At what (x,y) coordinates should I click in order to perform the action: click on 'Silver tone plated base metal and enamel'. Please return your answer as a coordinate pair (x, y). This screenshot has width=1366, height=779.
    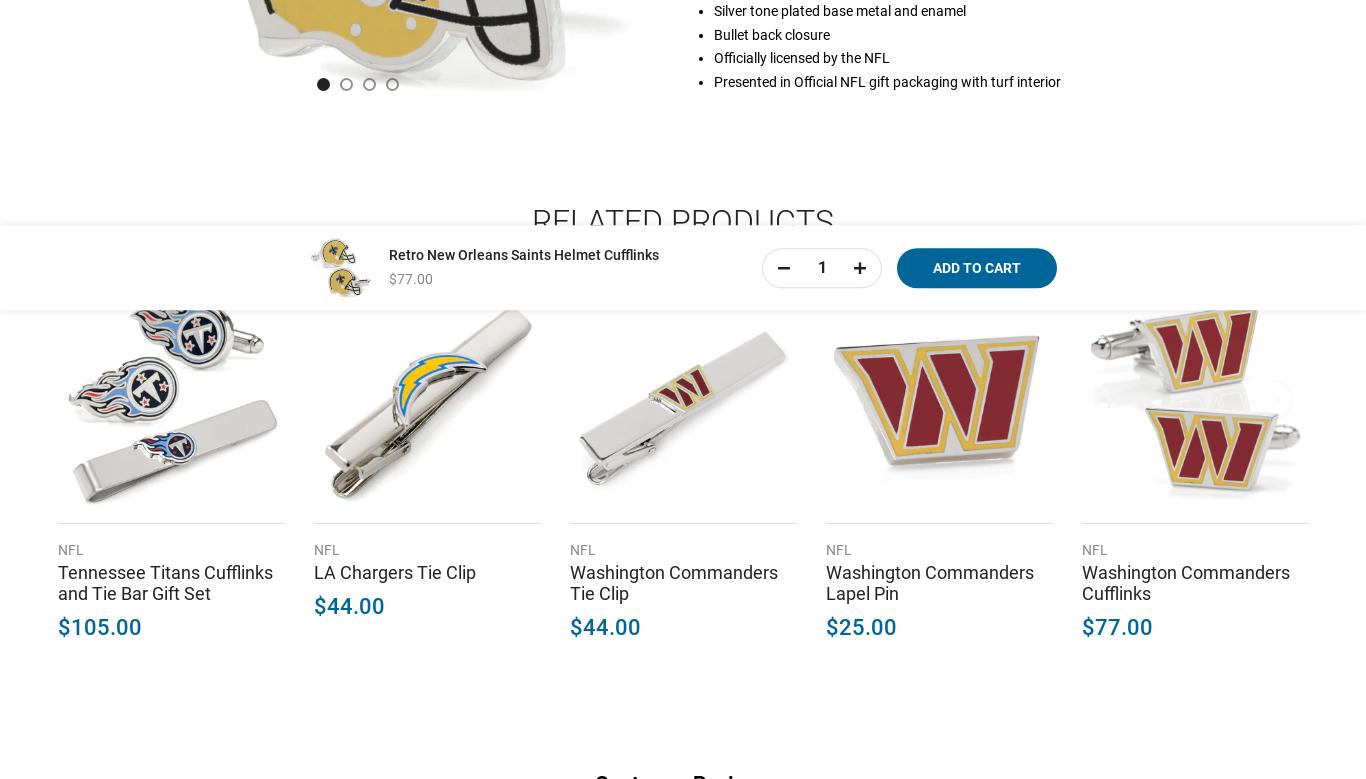
    Looking at the image, I should click on (838, 9).